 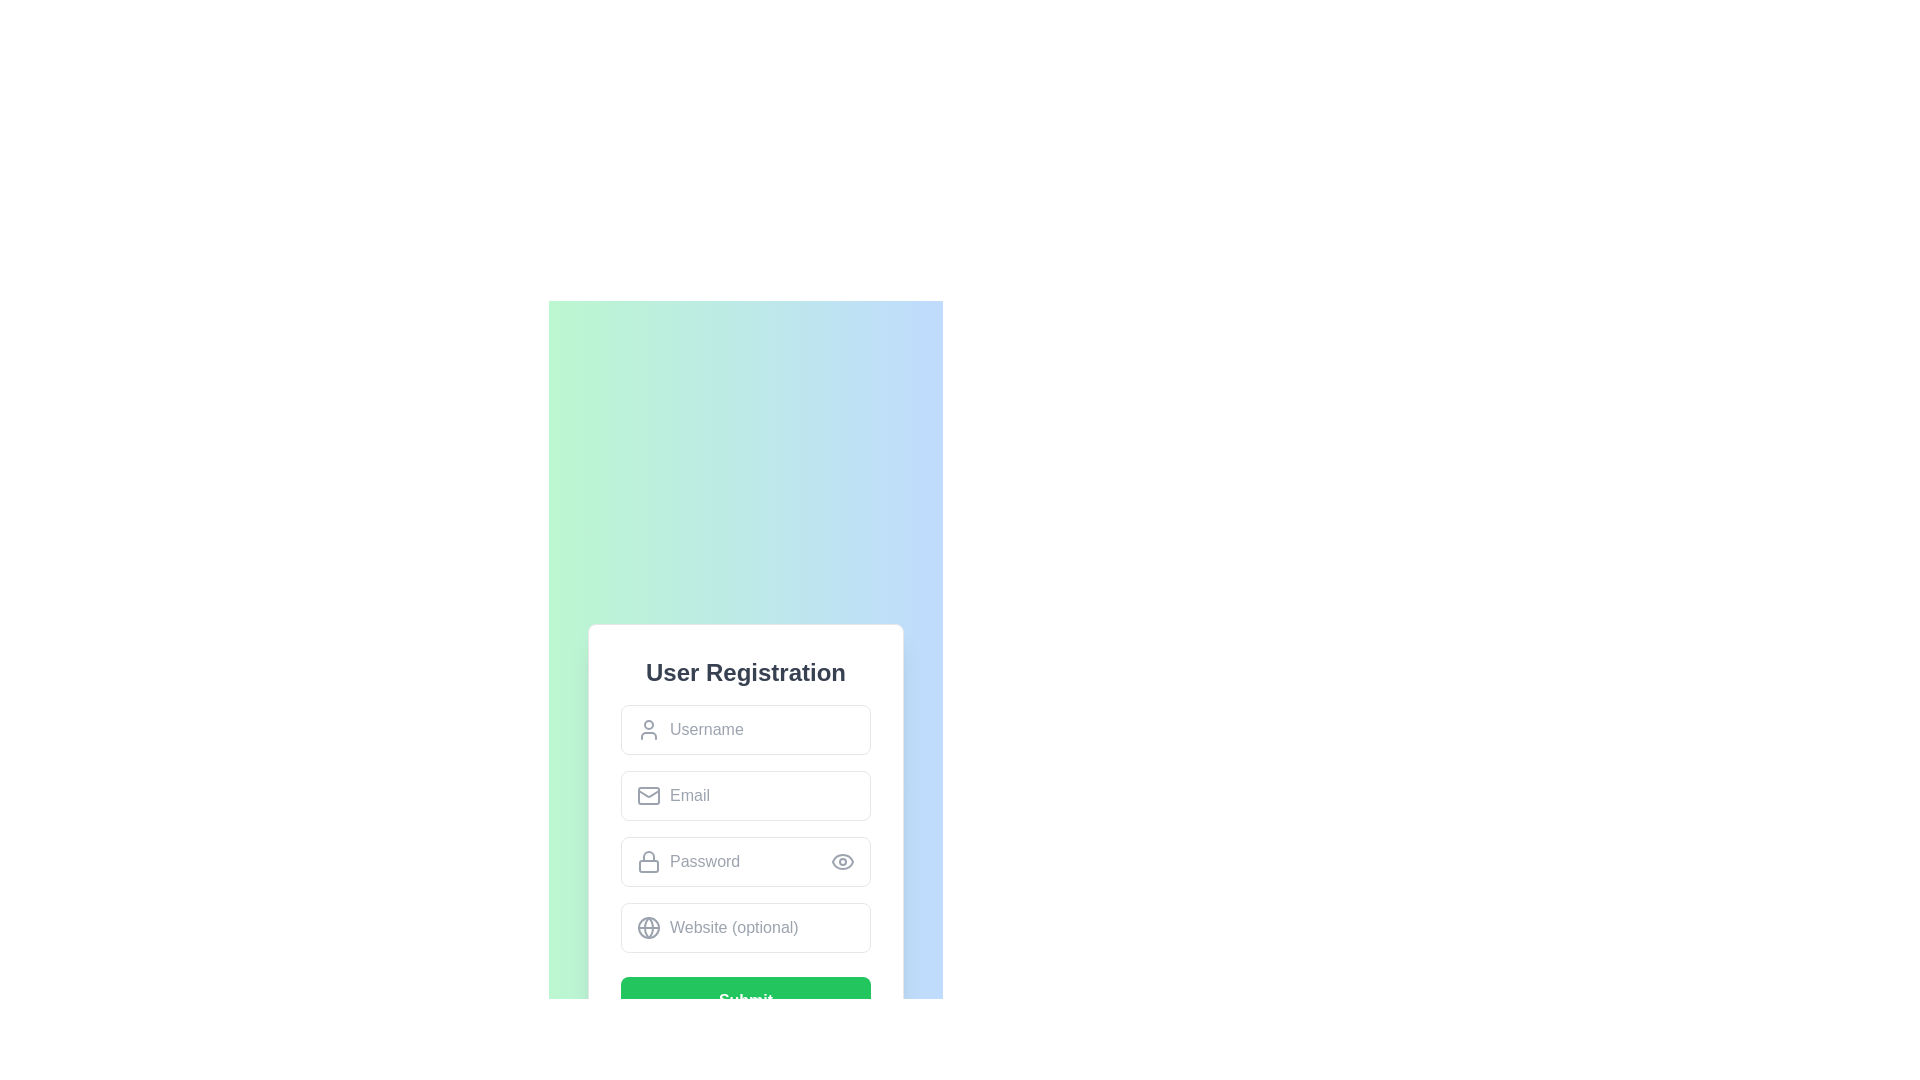 I want to click on the small rectangular decorative component located within the lock icon, which is positioned to the left of the 'Password' input field in the 'User Registration' form, so click(x=648, y=865).